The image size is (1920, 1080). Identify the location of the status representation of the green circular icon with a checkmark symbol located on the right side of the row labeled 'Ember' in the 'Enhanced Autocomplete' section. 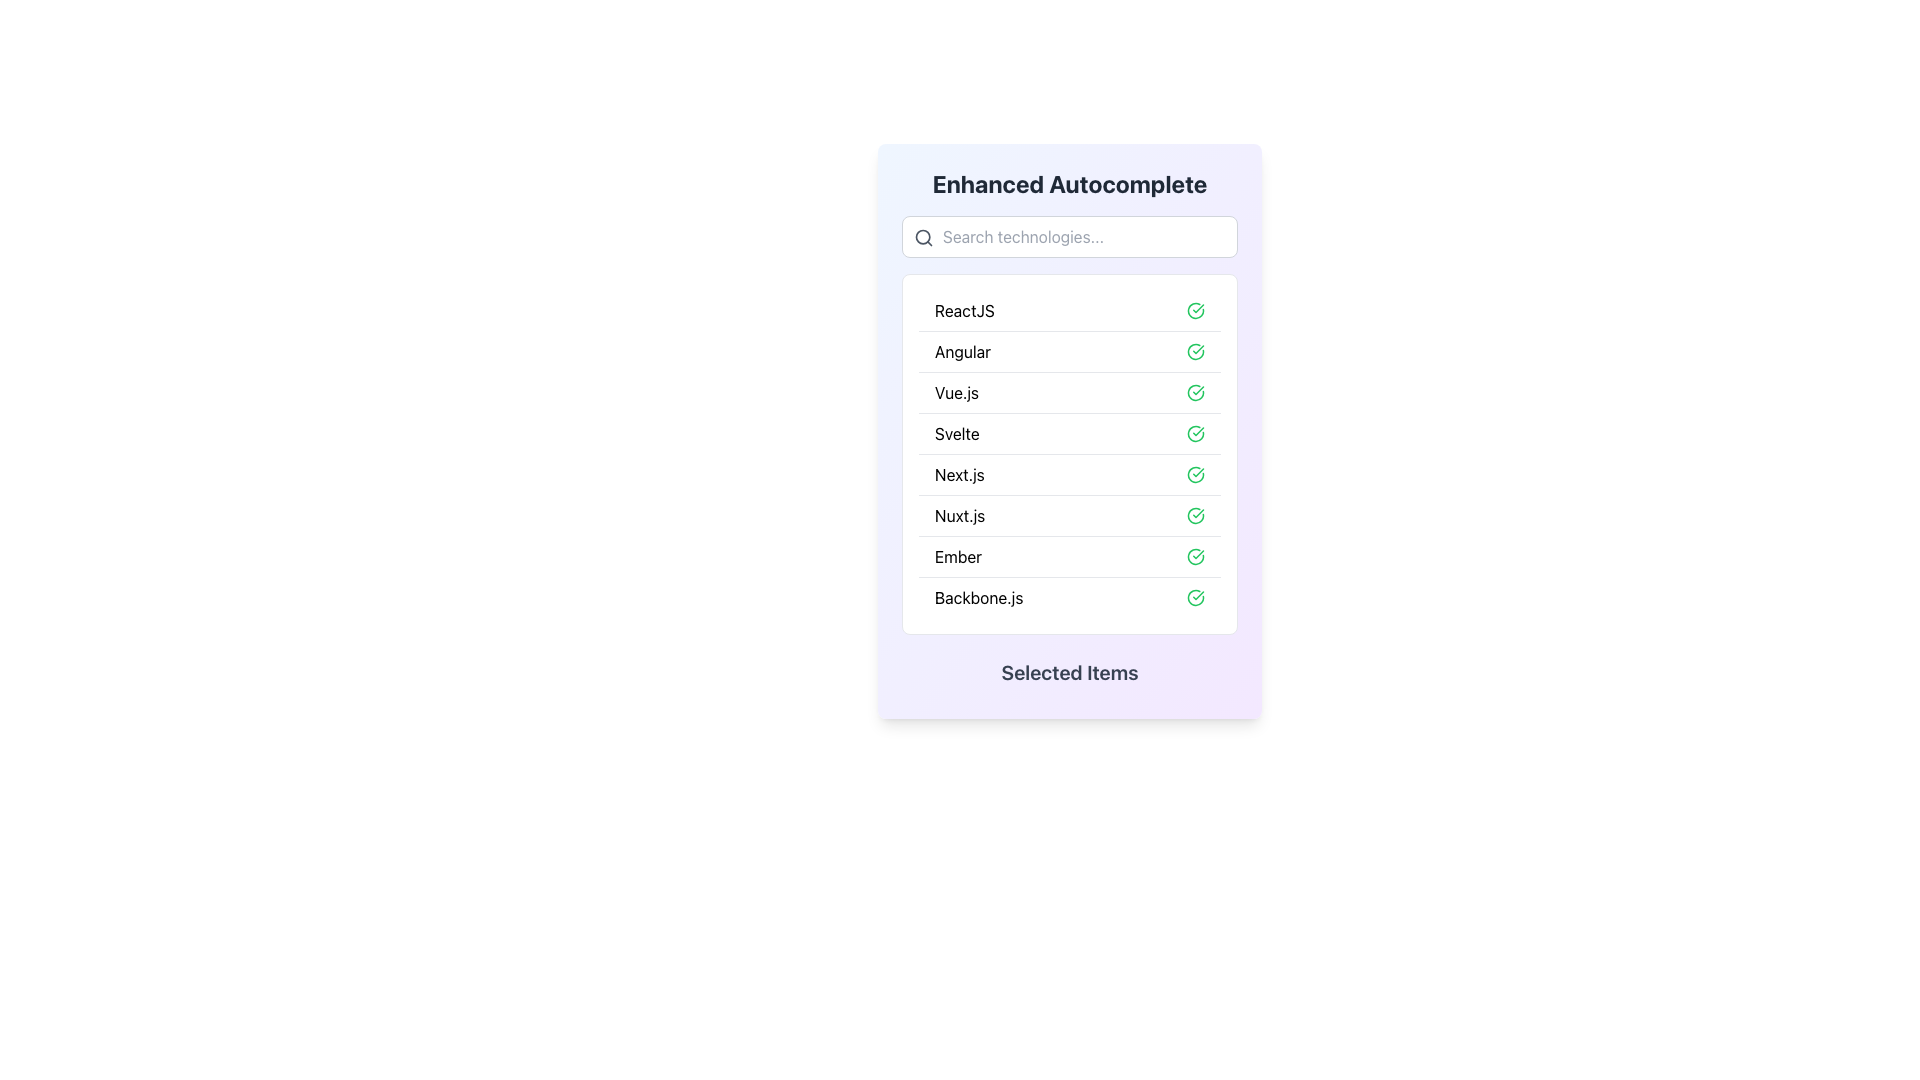
(1195, 556).